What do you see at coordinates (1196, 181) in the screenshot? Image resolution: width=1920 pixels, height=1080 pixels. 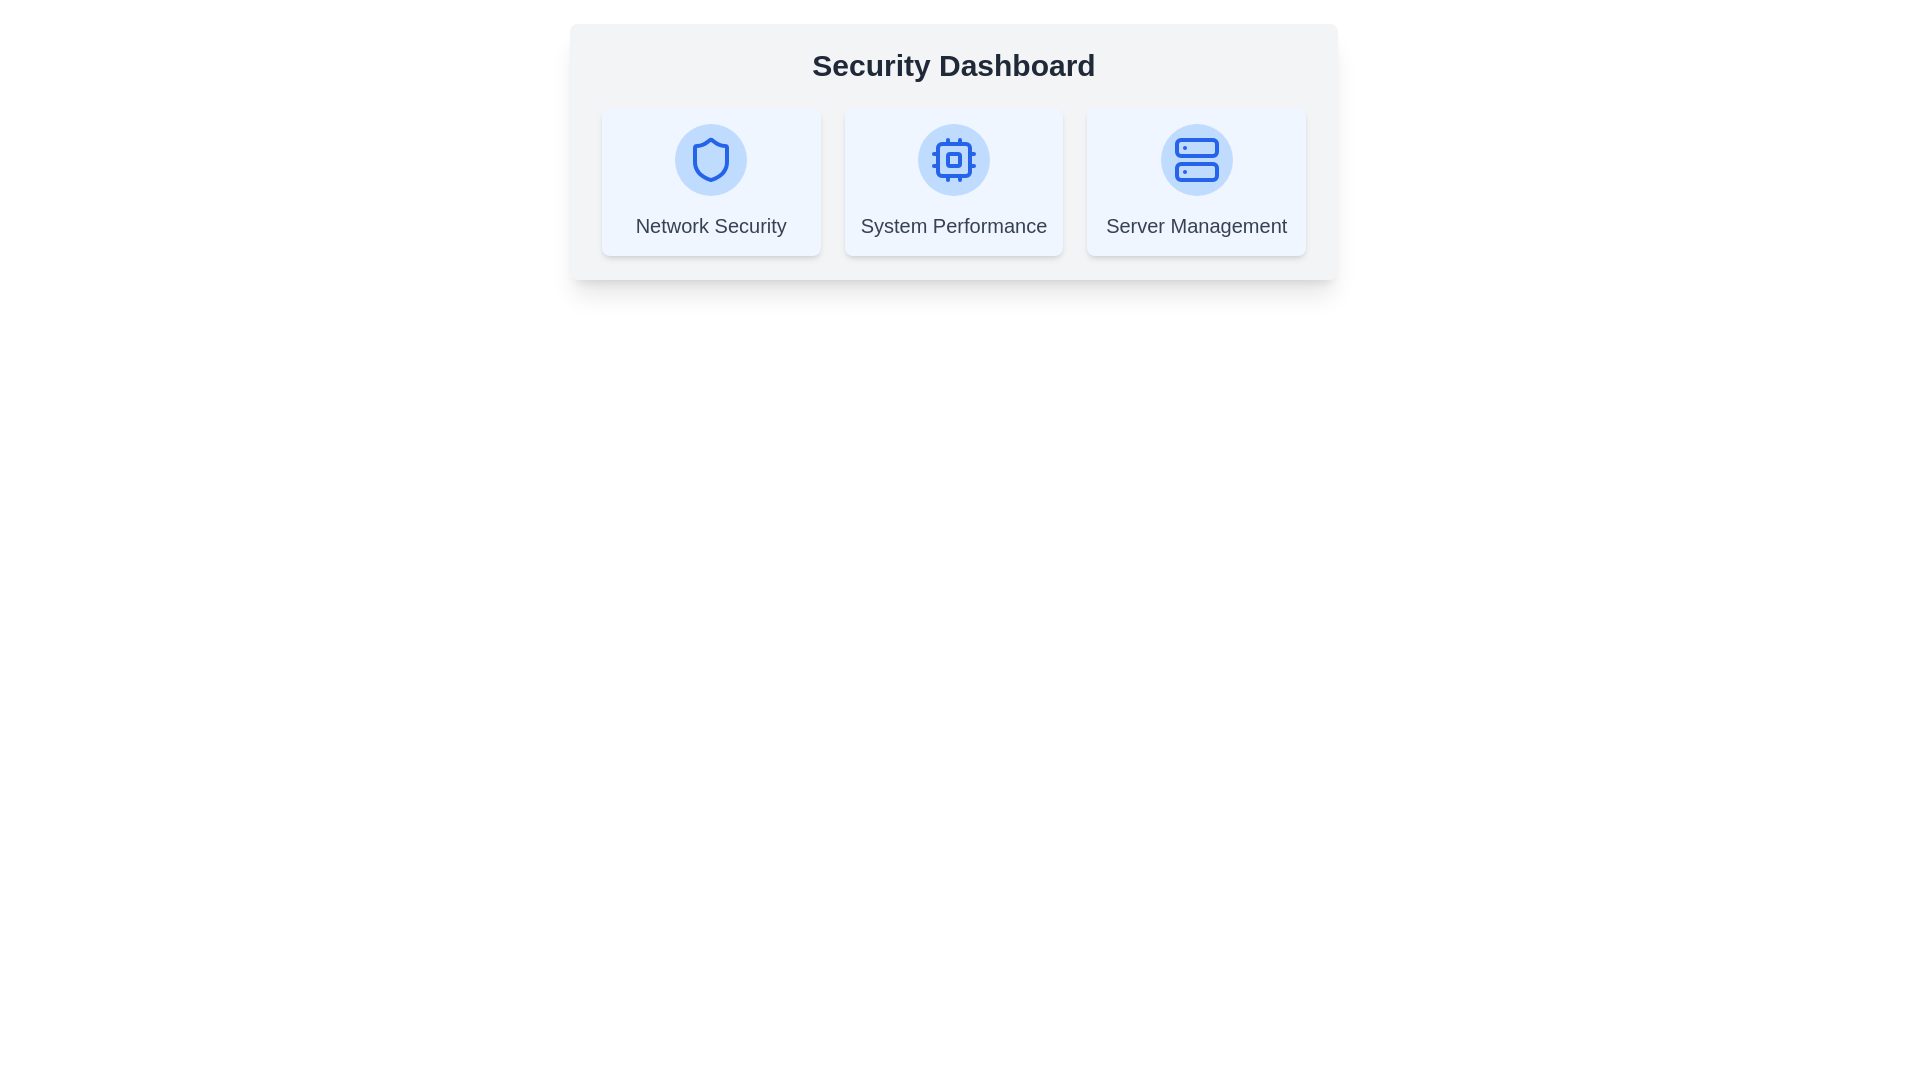 I see `the server management icon located in the third card of the horizontally-aligned options set, positioned to the far right after the 'System Performance' card` at bounding box center [1196, 181].